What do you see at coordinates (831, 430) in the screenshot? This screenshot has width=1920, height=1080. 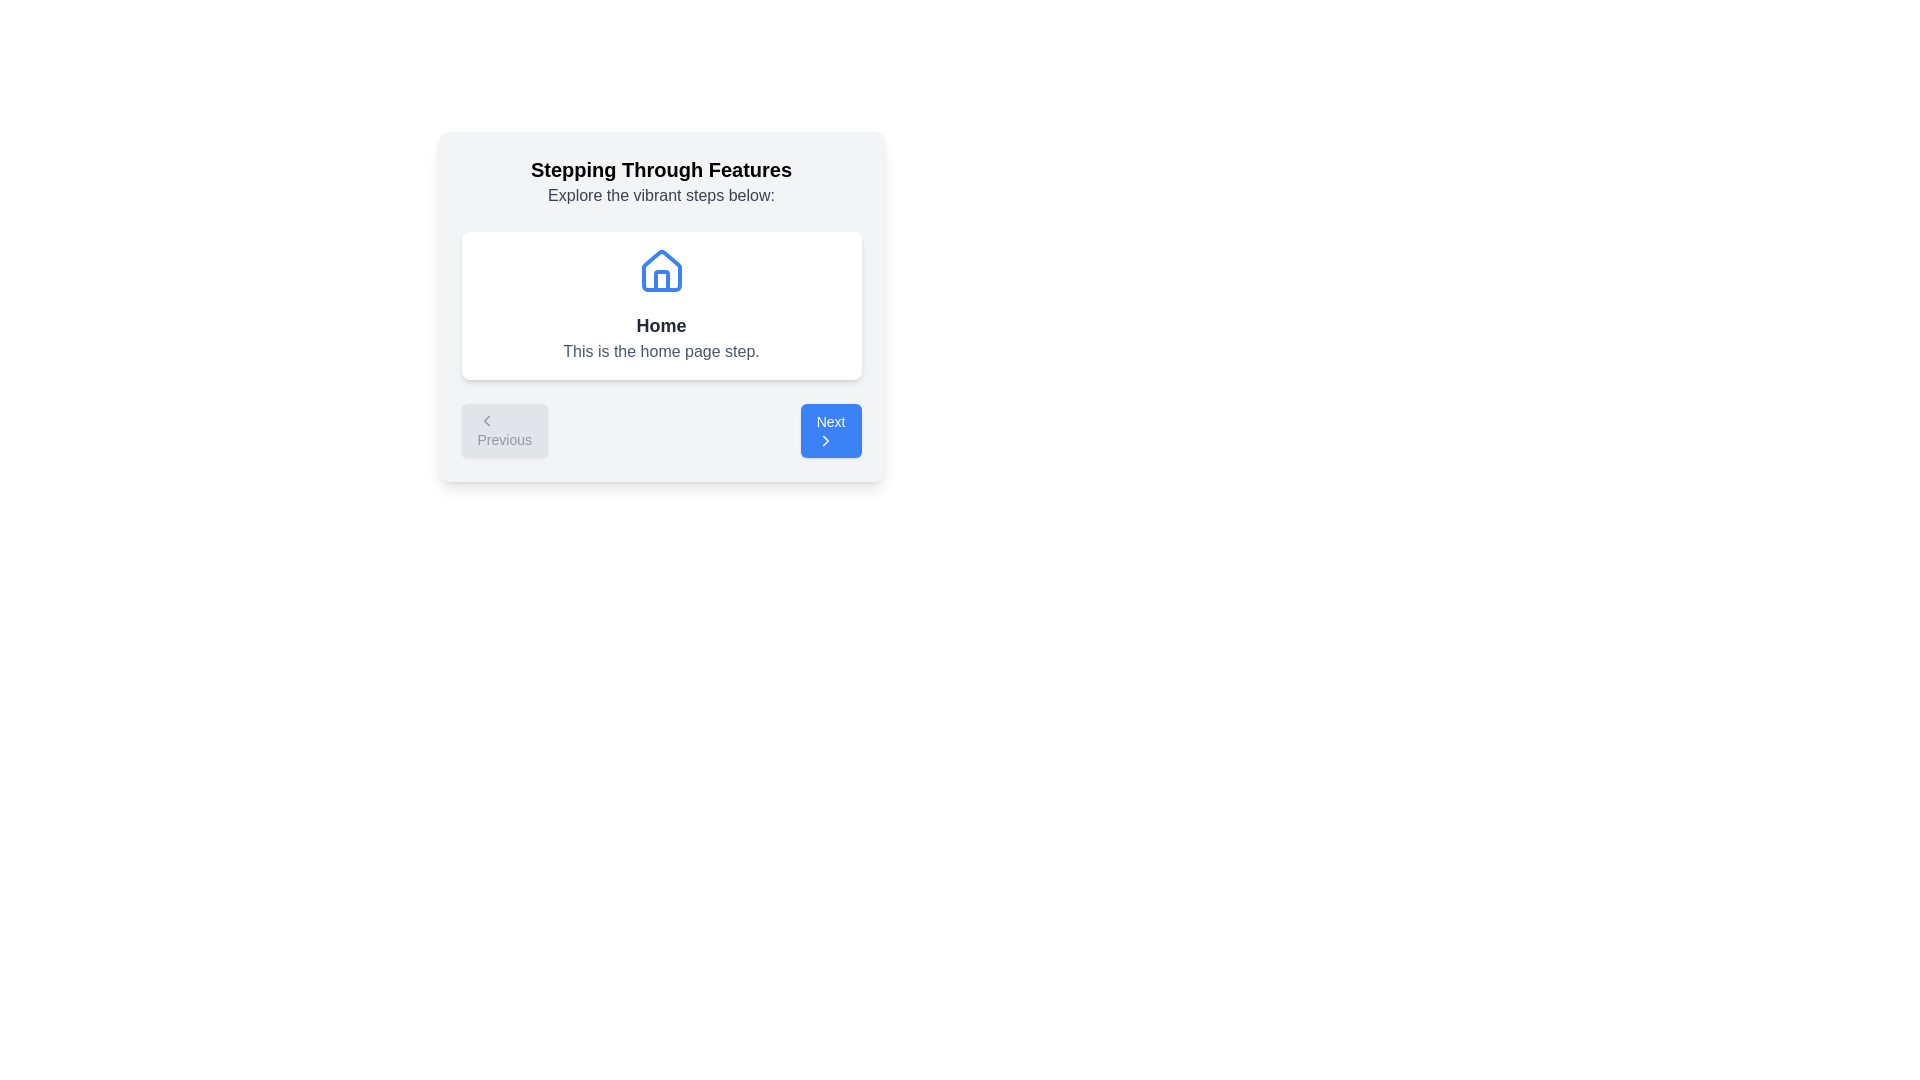 I see `the 'Next' button, which is a rectangular button with a blue background and white text, located to the right of the 'Previous' button at the bottom of the card` at bounding box center [831, 430].